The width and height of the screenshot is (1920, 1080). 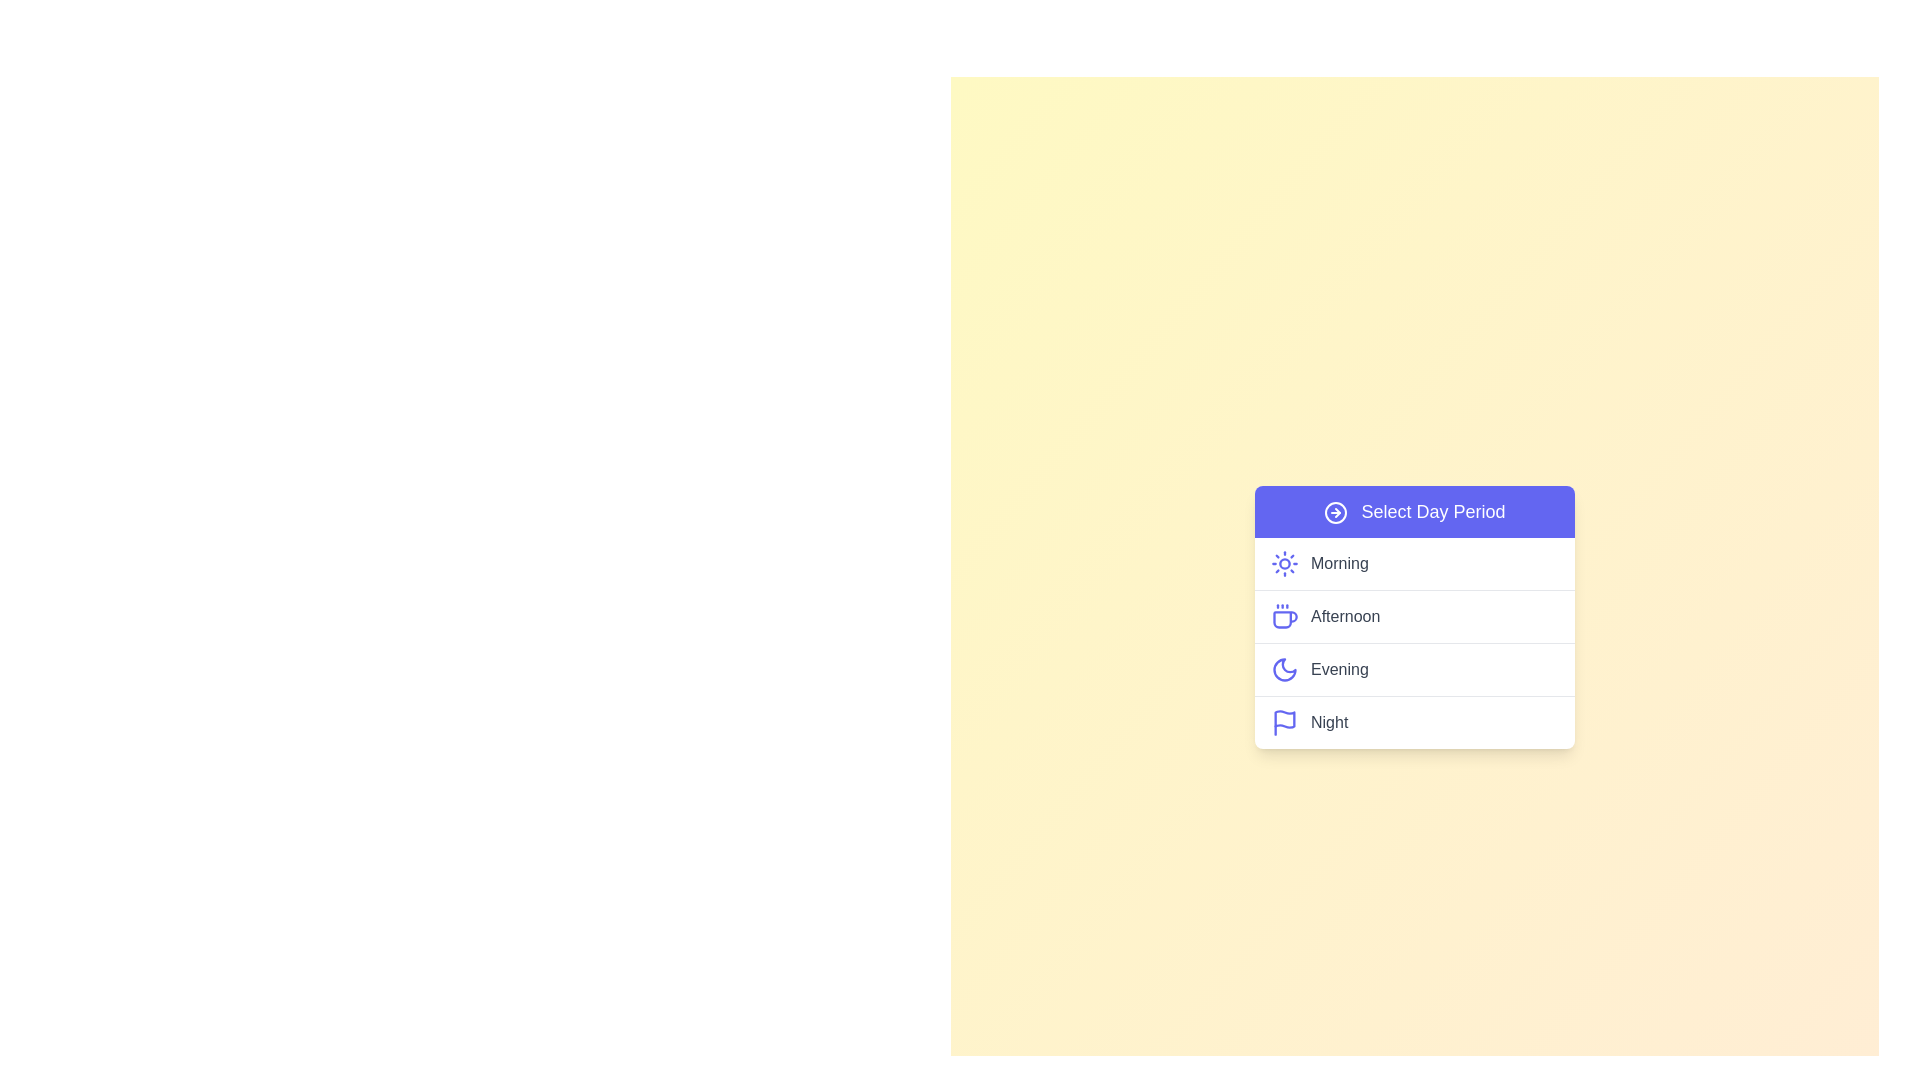 What do you see at coordinates (1414, 563) in the screenshot?
I see `the day period Morning from the menu` at bounding box center [1414, 563].